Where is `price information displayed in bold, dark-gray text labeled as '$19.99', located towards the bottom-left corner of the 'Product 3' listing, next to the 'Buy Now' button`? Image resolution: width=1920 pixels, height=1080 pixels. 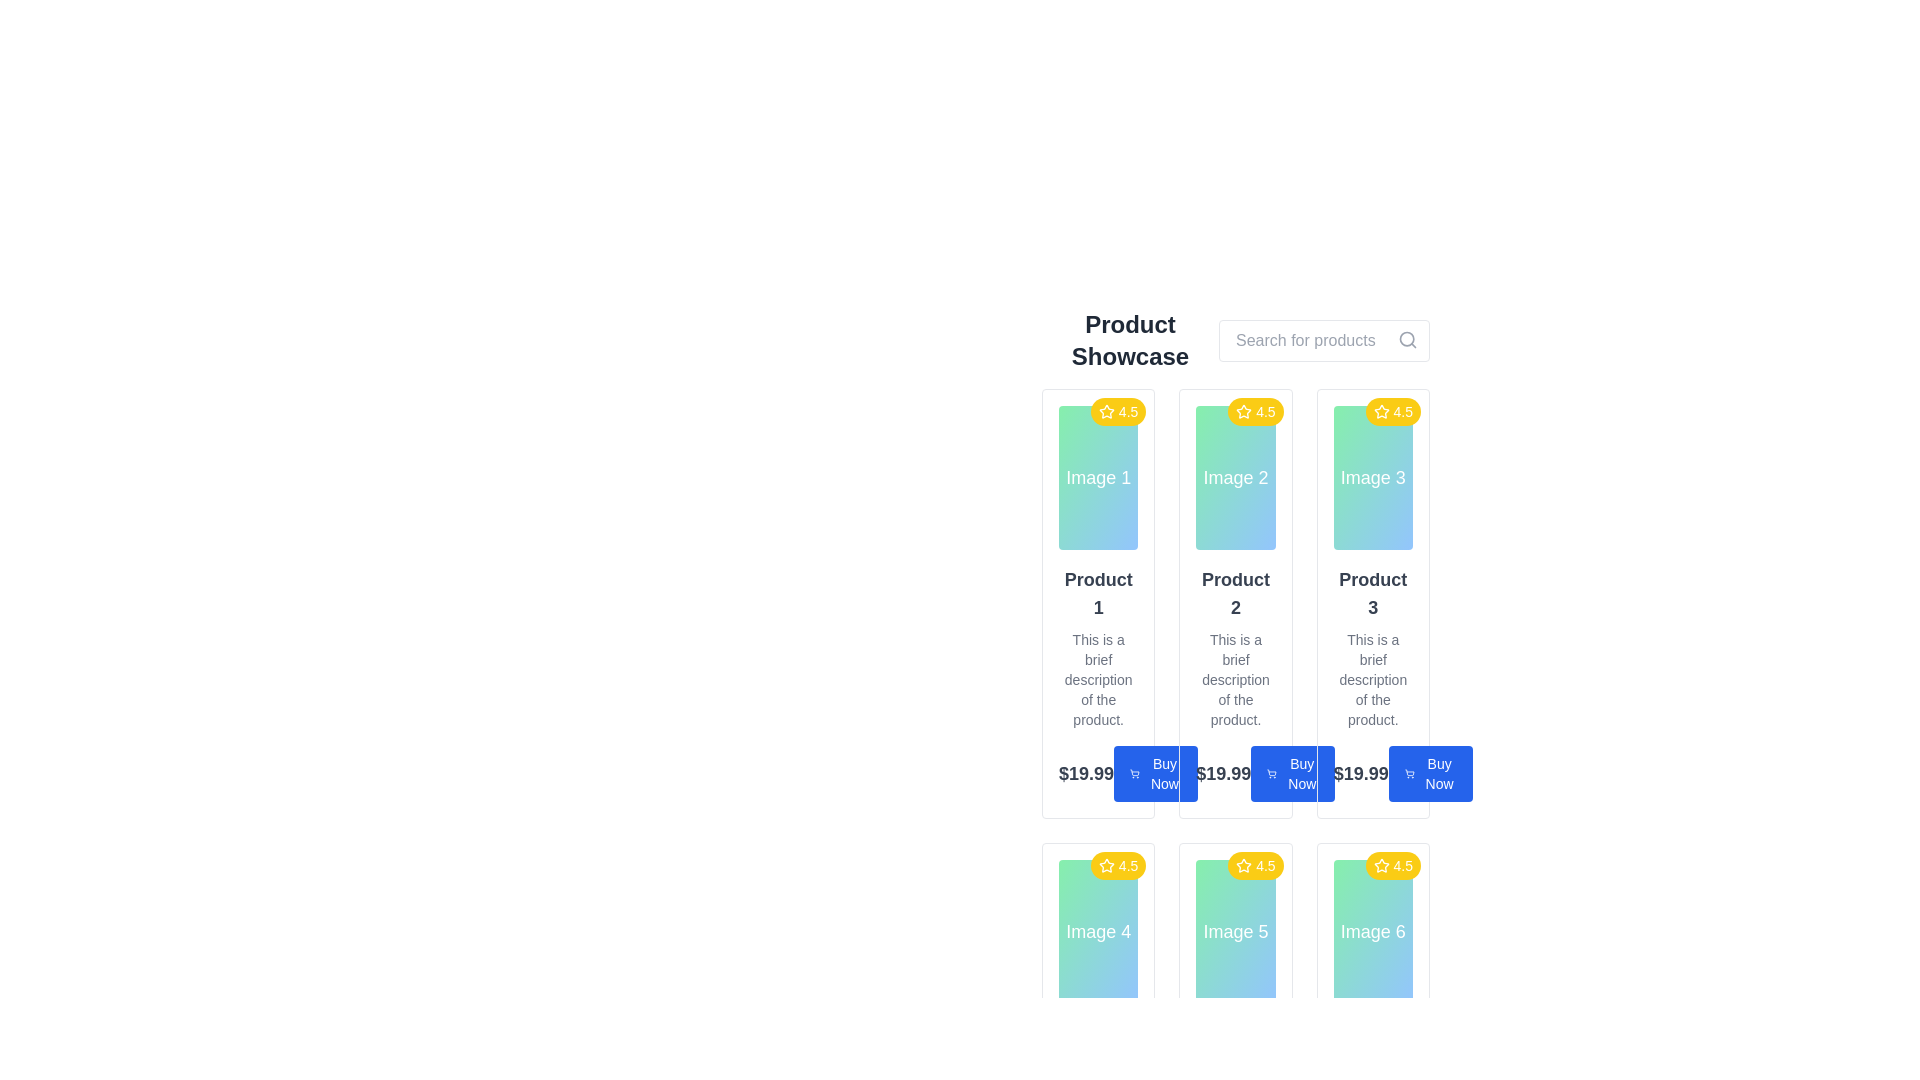 price information displayed in bold, dark-gray text labeled as '$19.99', located towards the bottom-left corner of the 'Product 3' listing, next to the 'Buy Now' button is located at coordinates (1372, 773).